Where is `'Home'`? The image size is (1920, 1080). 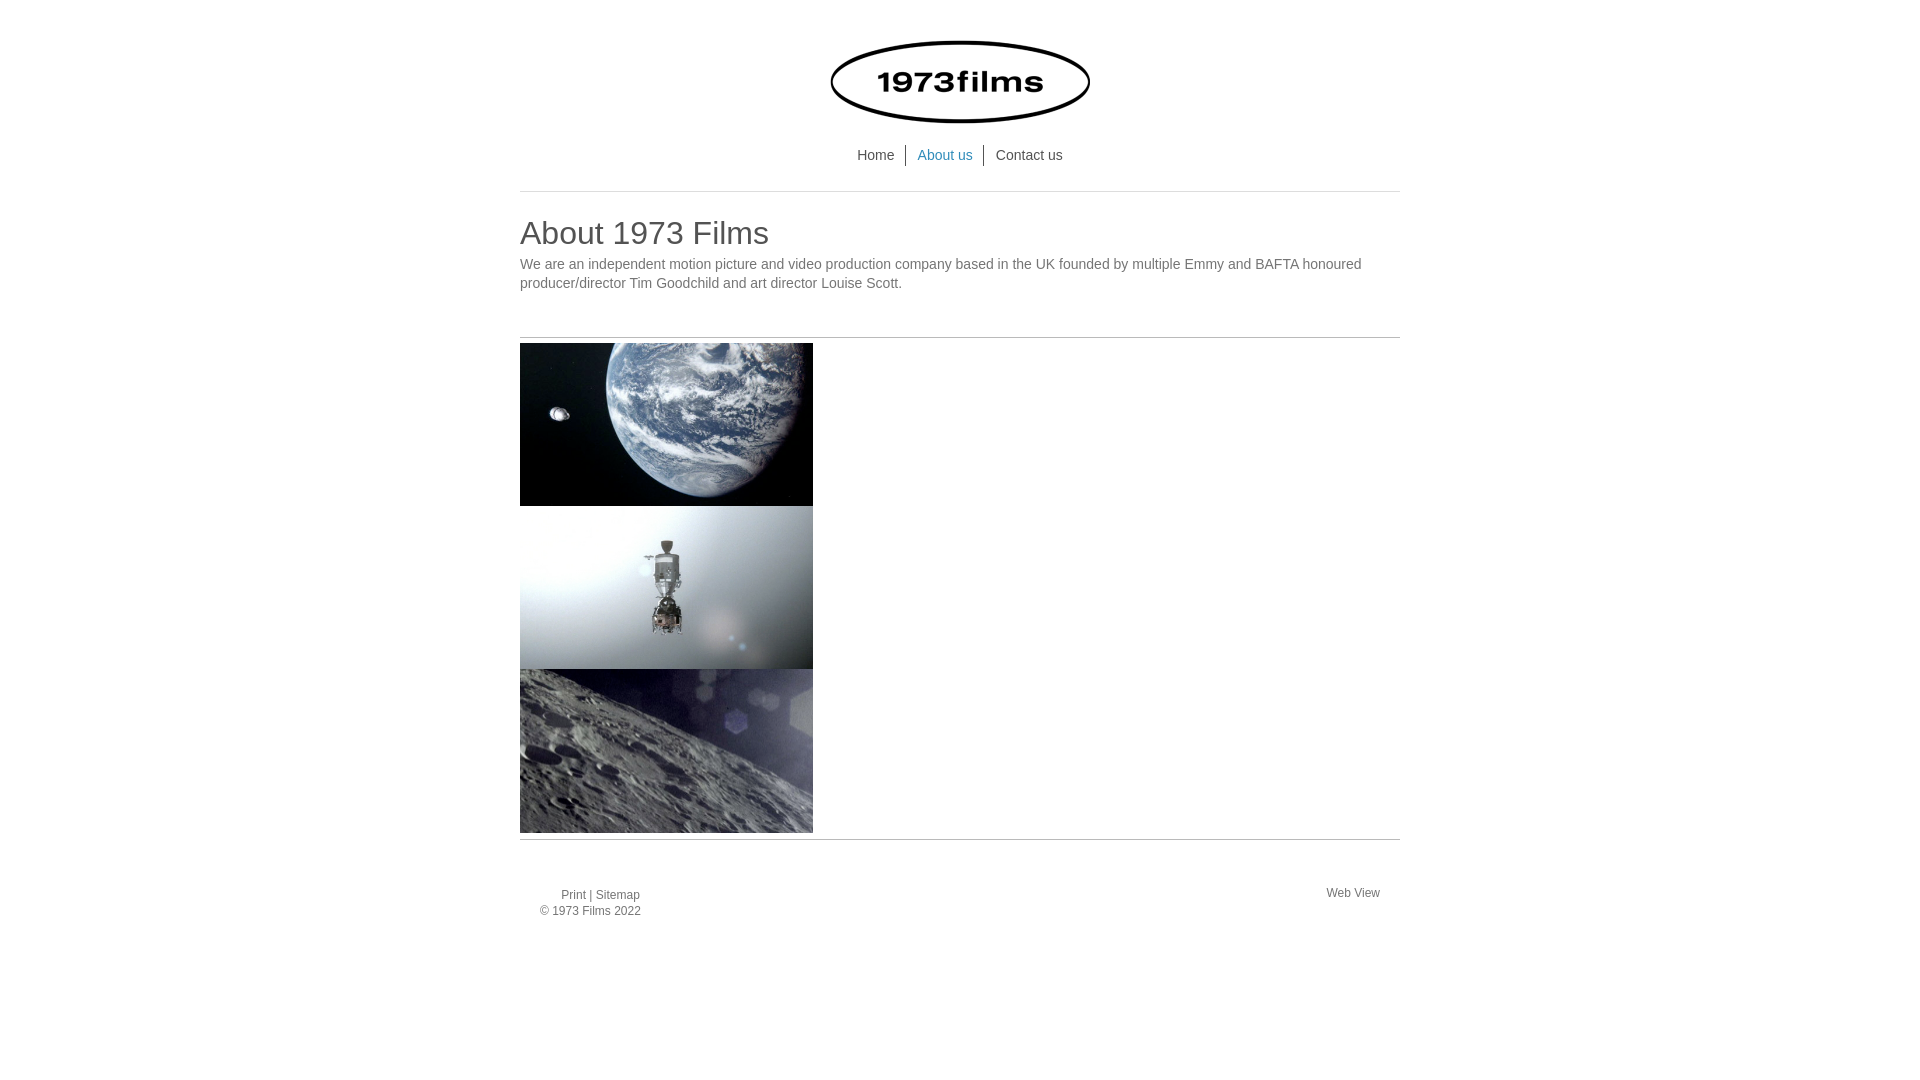
'Home' is located at coordinates (876, 154).